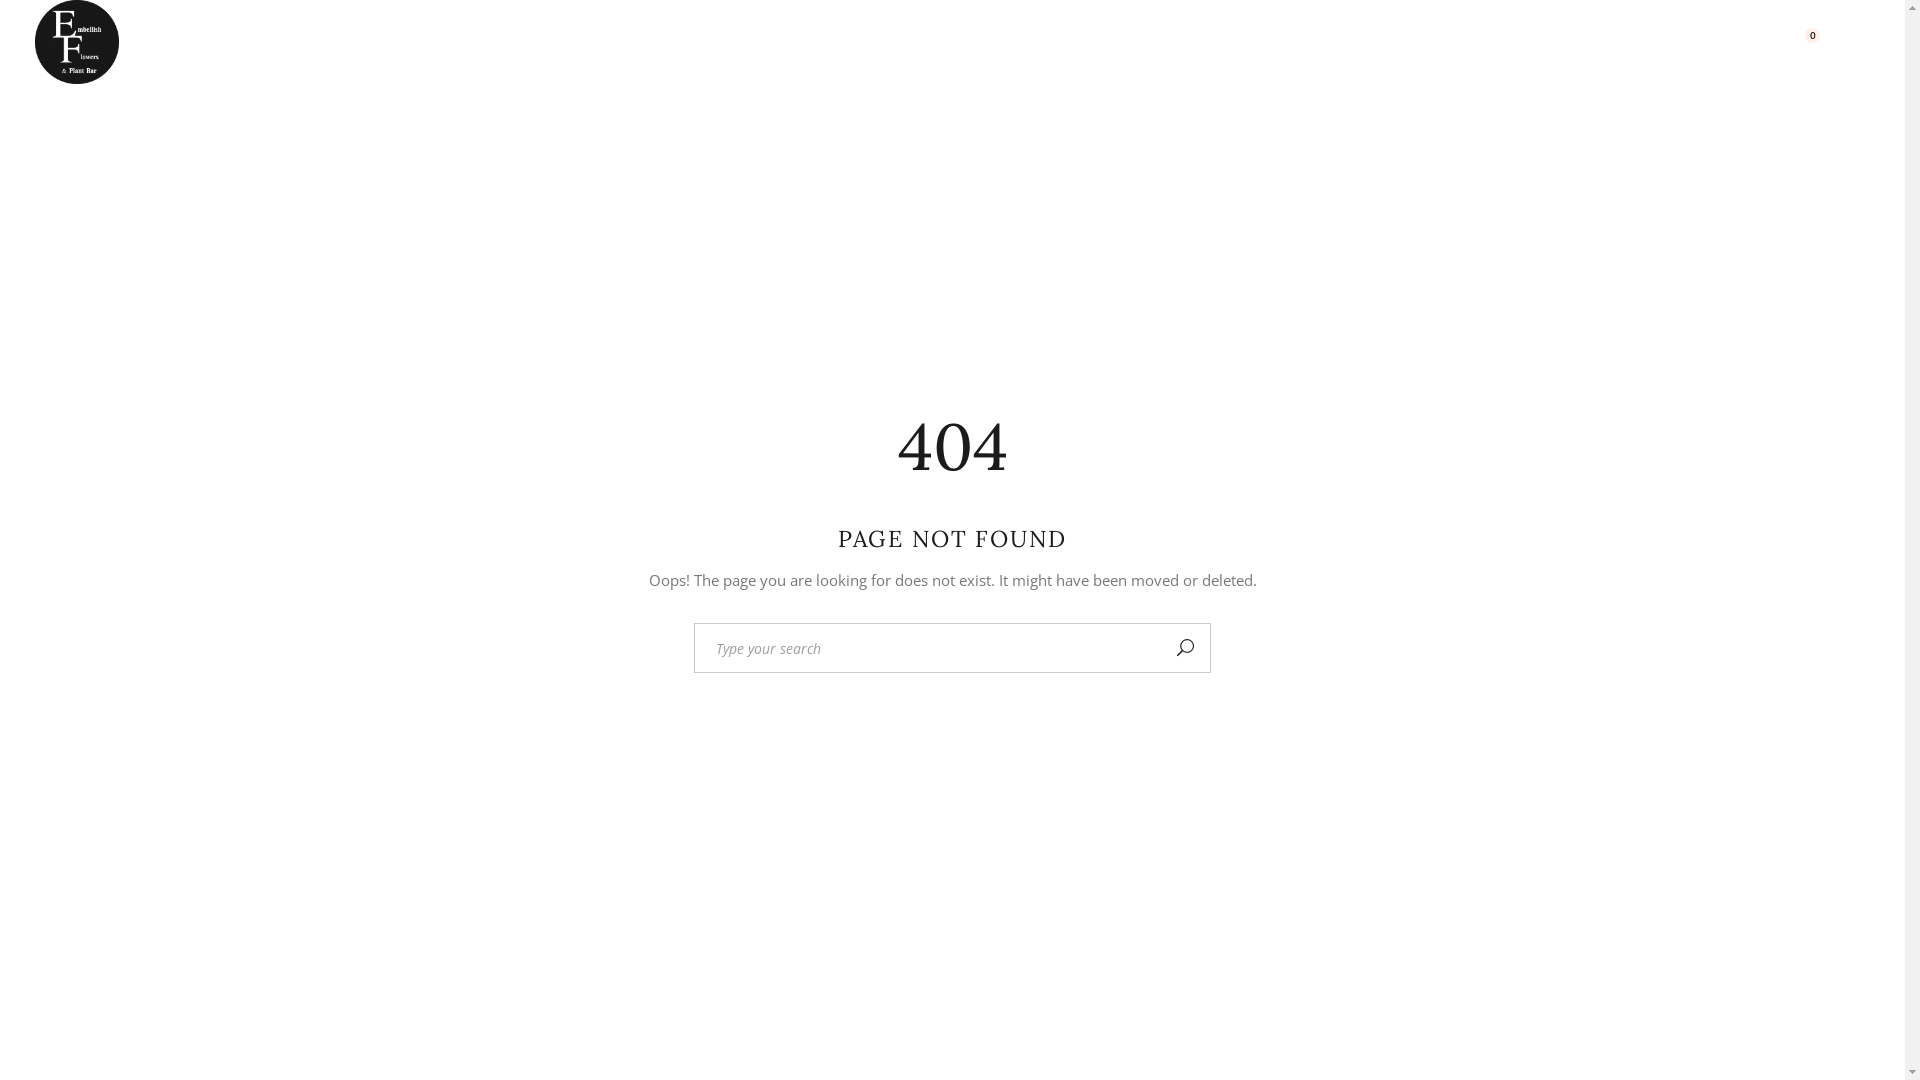 This screenshot has height=1080, width=1920. What do you see at coordinates (383, 42) in the screenshot?
I see `'FRESH FLOWERS'` at bounding box center [383, 42].